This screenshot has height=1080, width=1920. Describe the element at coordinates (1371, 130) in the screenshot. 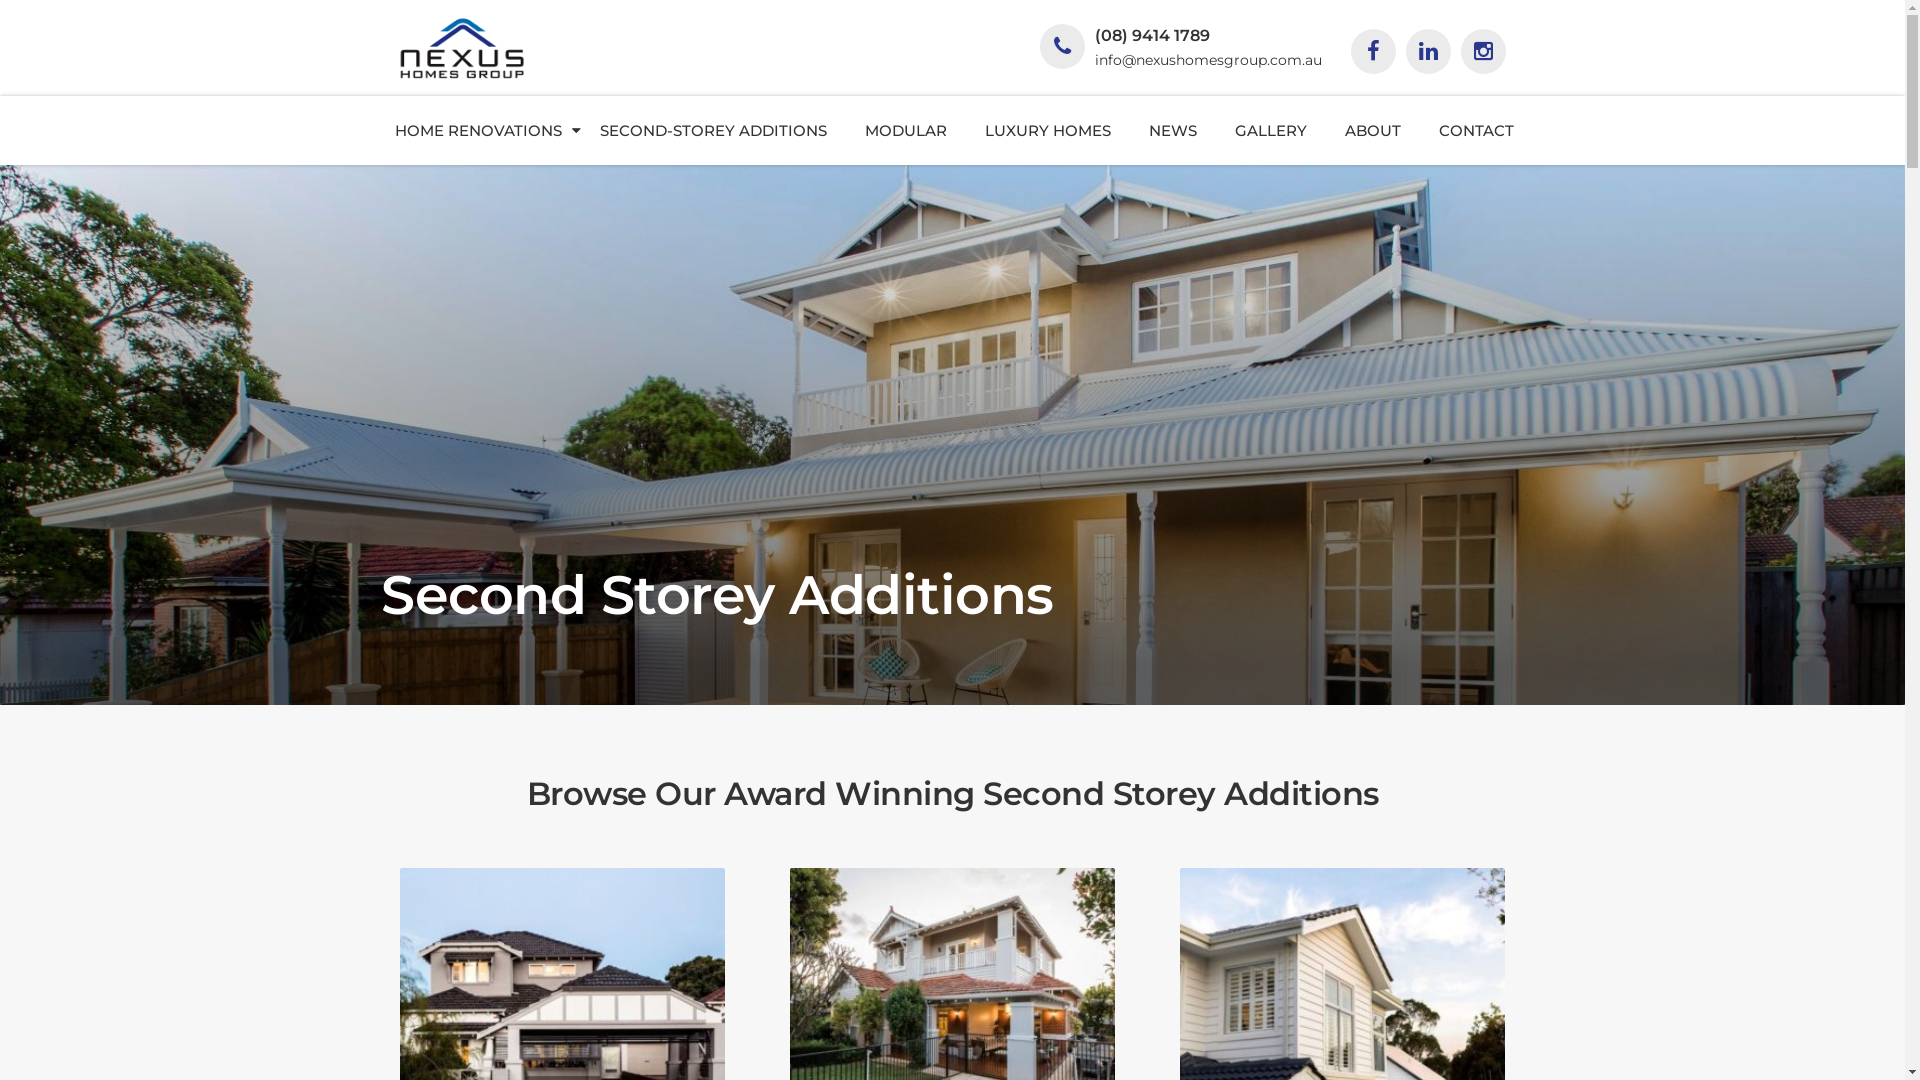

I see `'ABOUT'` at that location.